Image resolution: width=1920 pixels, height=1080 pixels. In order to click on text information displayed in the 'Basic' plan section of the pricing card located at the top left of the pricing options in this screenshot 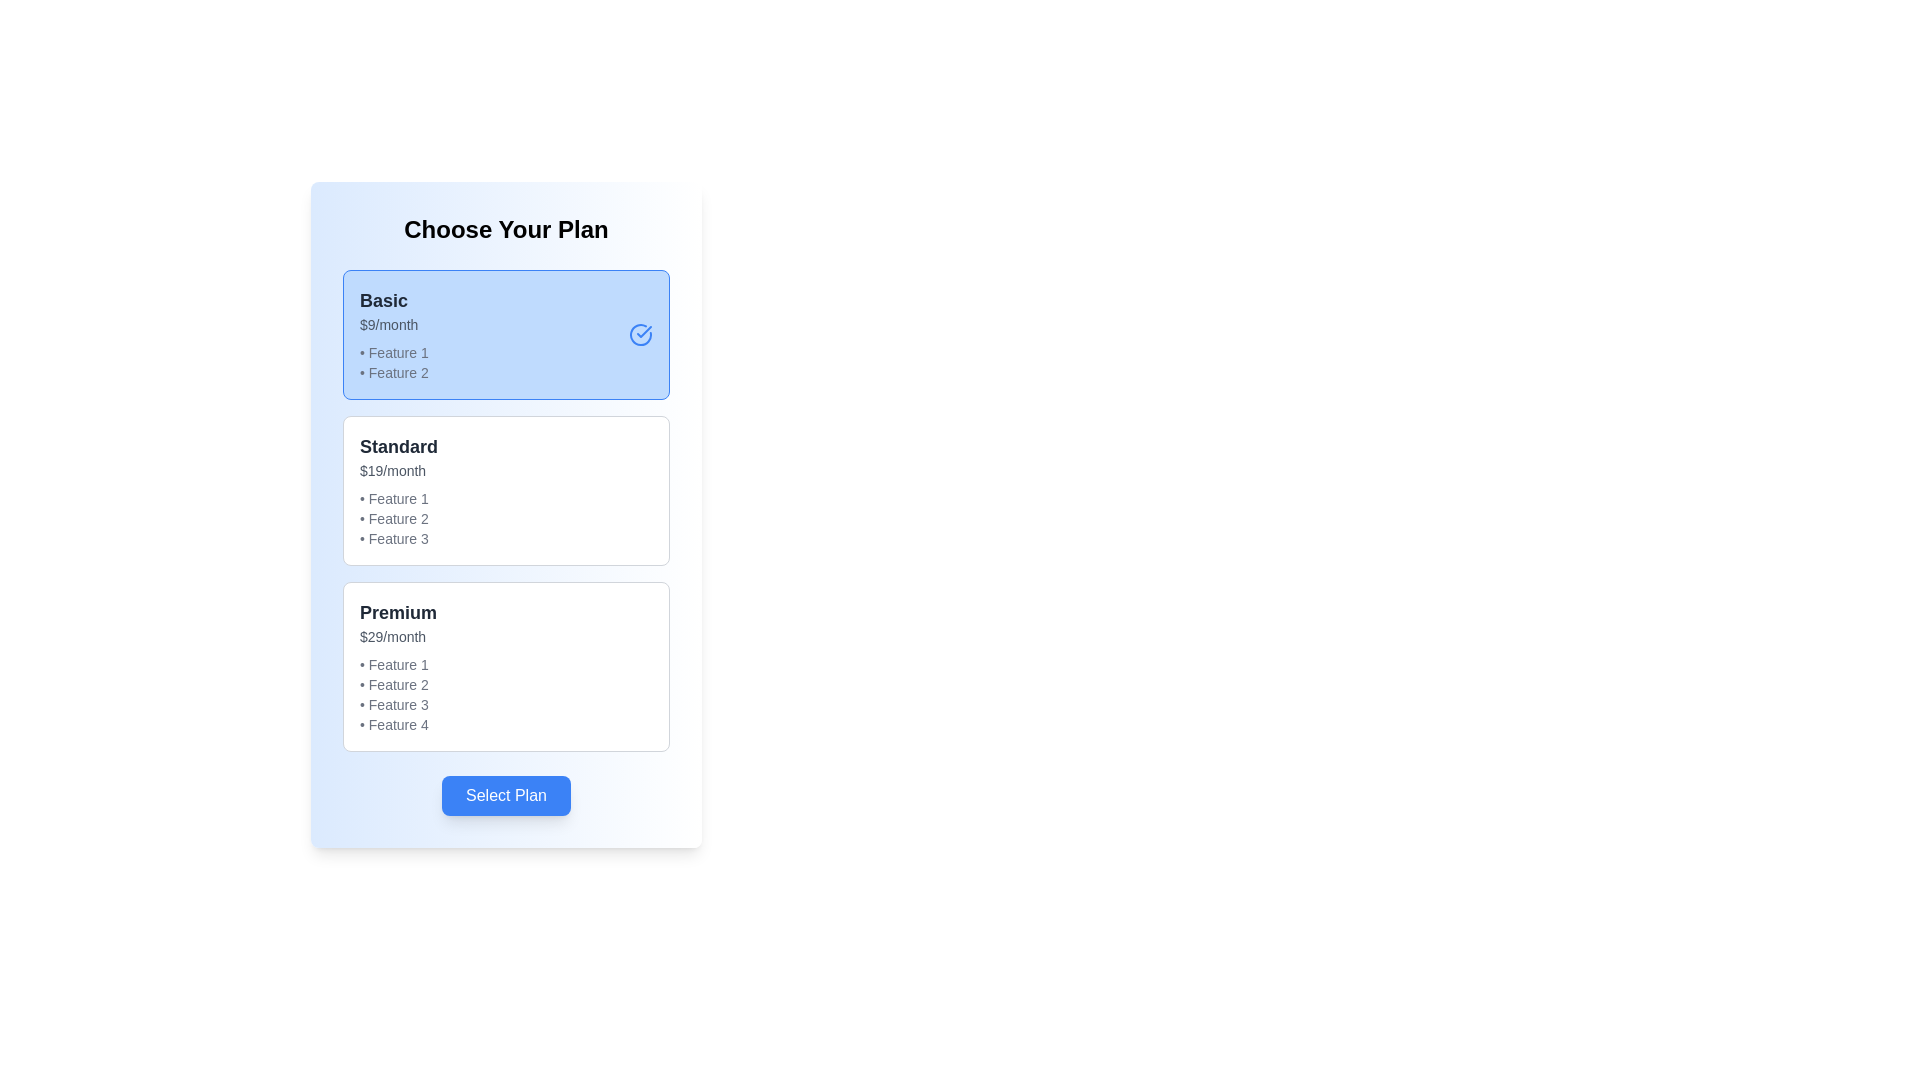, I will do `click(394, 334)`.